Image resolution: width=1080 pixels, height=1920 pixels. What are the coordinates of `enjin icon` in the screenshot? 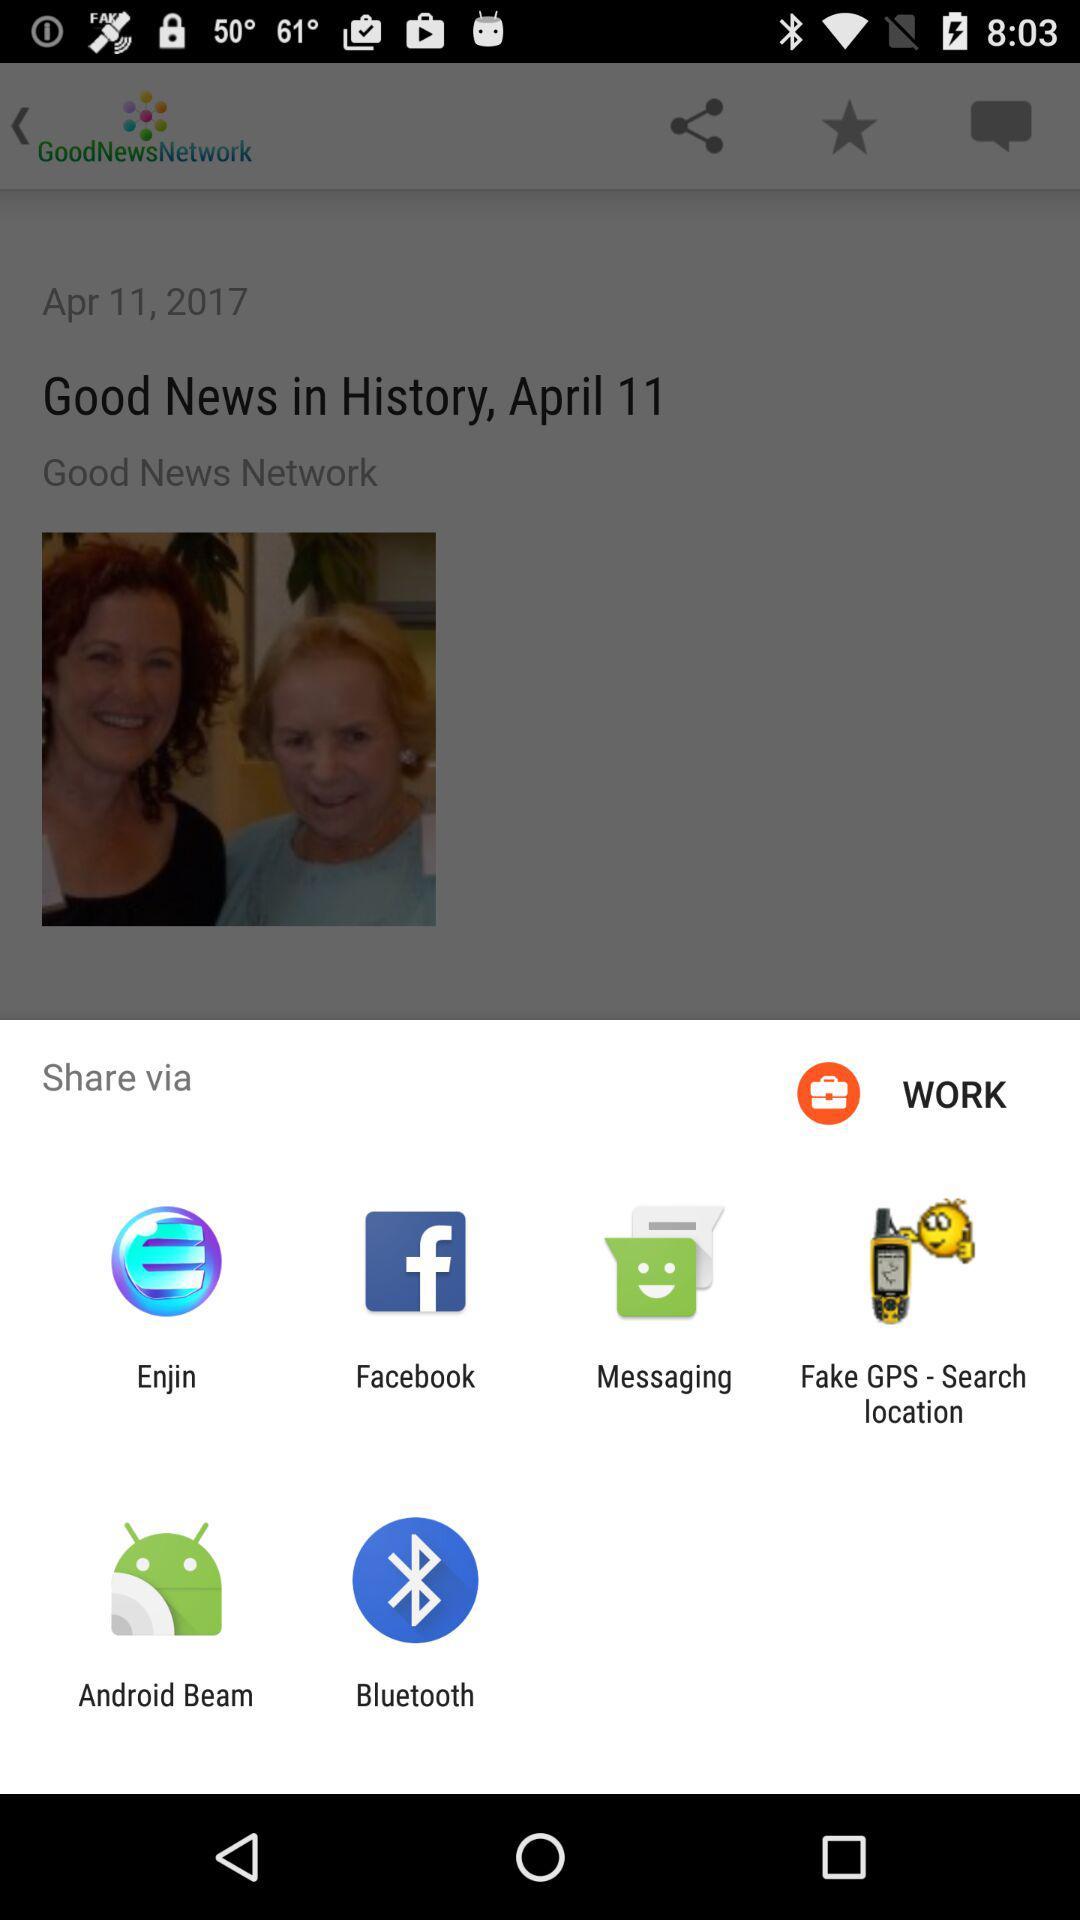 It's located at (165, 1392).